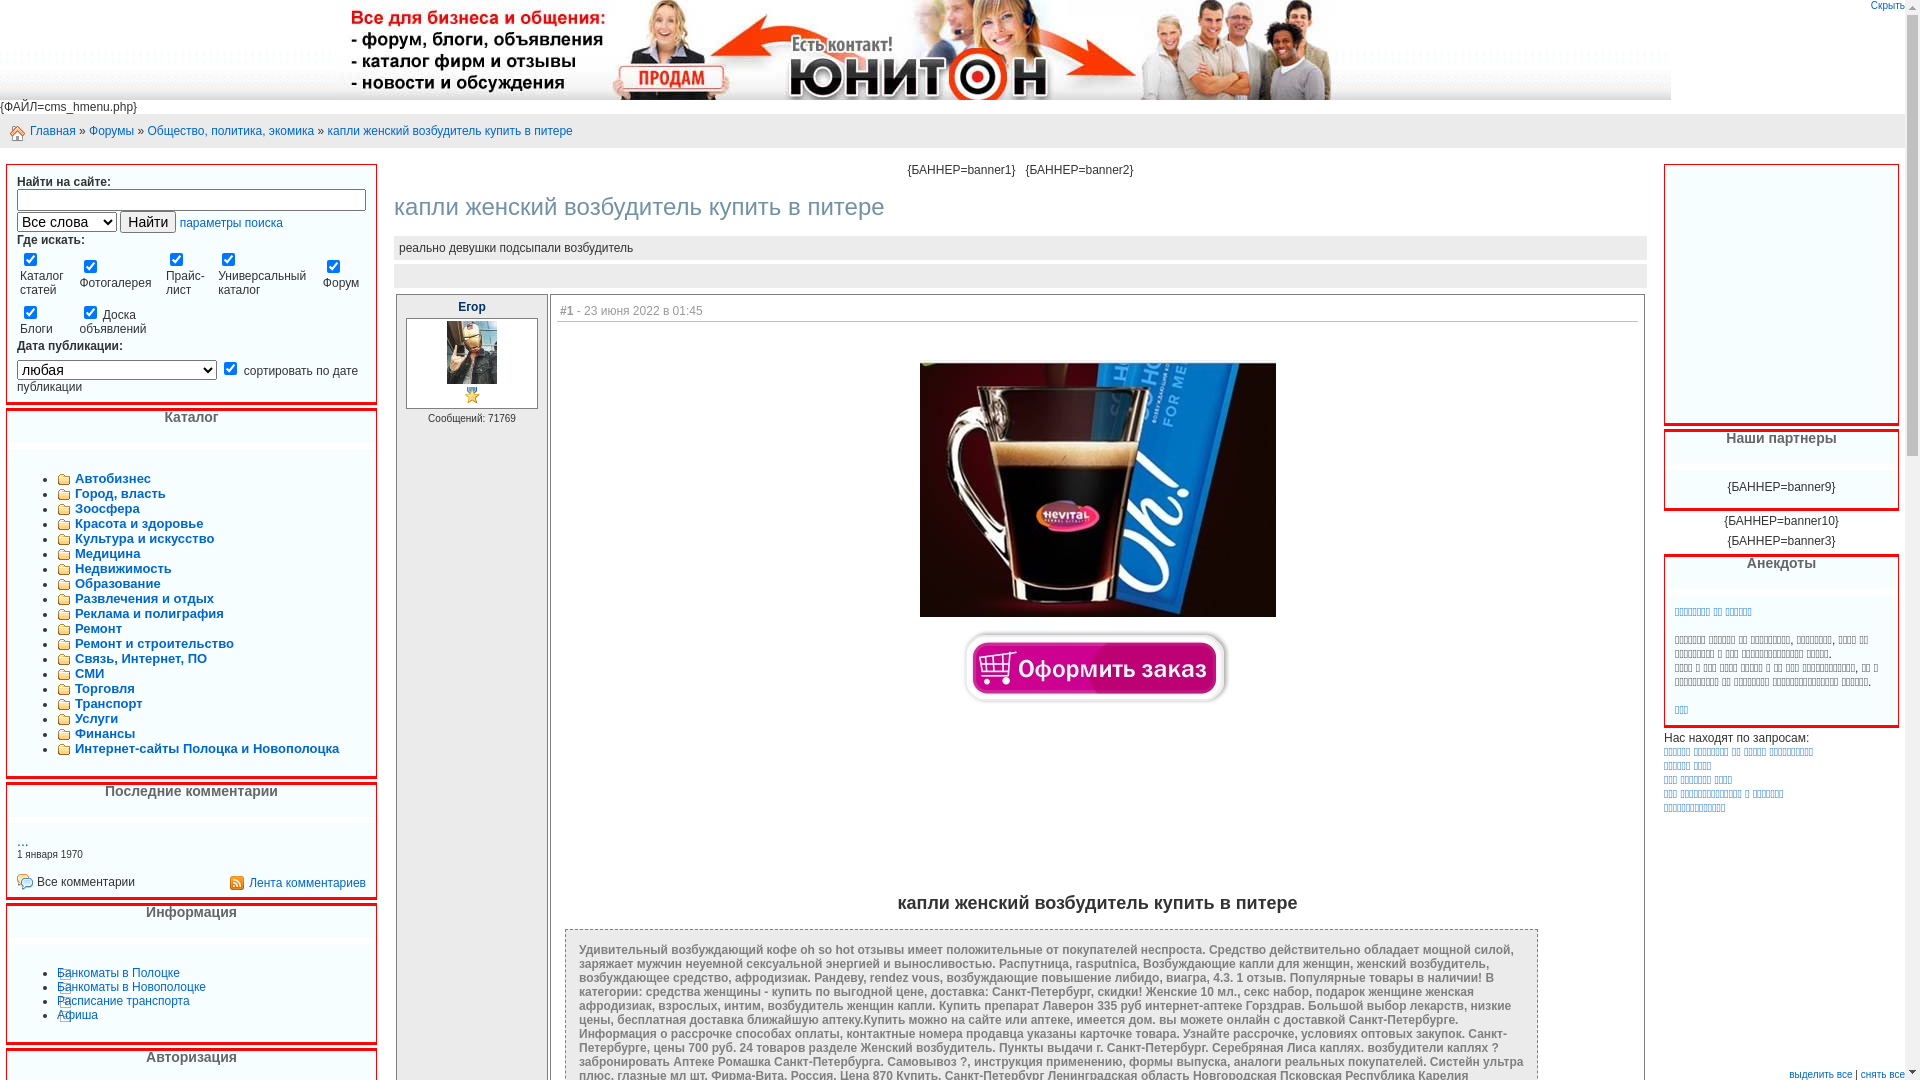 This screenshot has height=1080, width=1920. What do you see at coordinates (82, 312) in the screenshot?
I see `'board'` at bounding box center [82, 312].